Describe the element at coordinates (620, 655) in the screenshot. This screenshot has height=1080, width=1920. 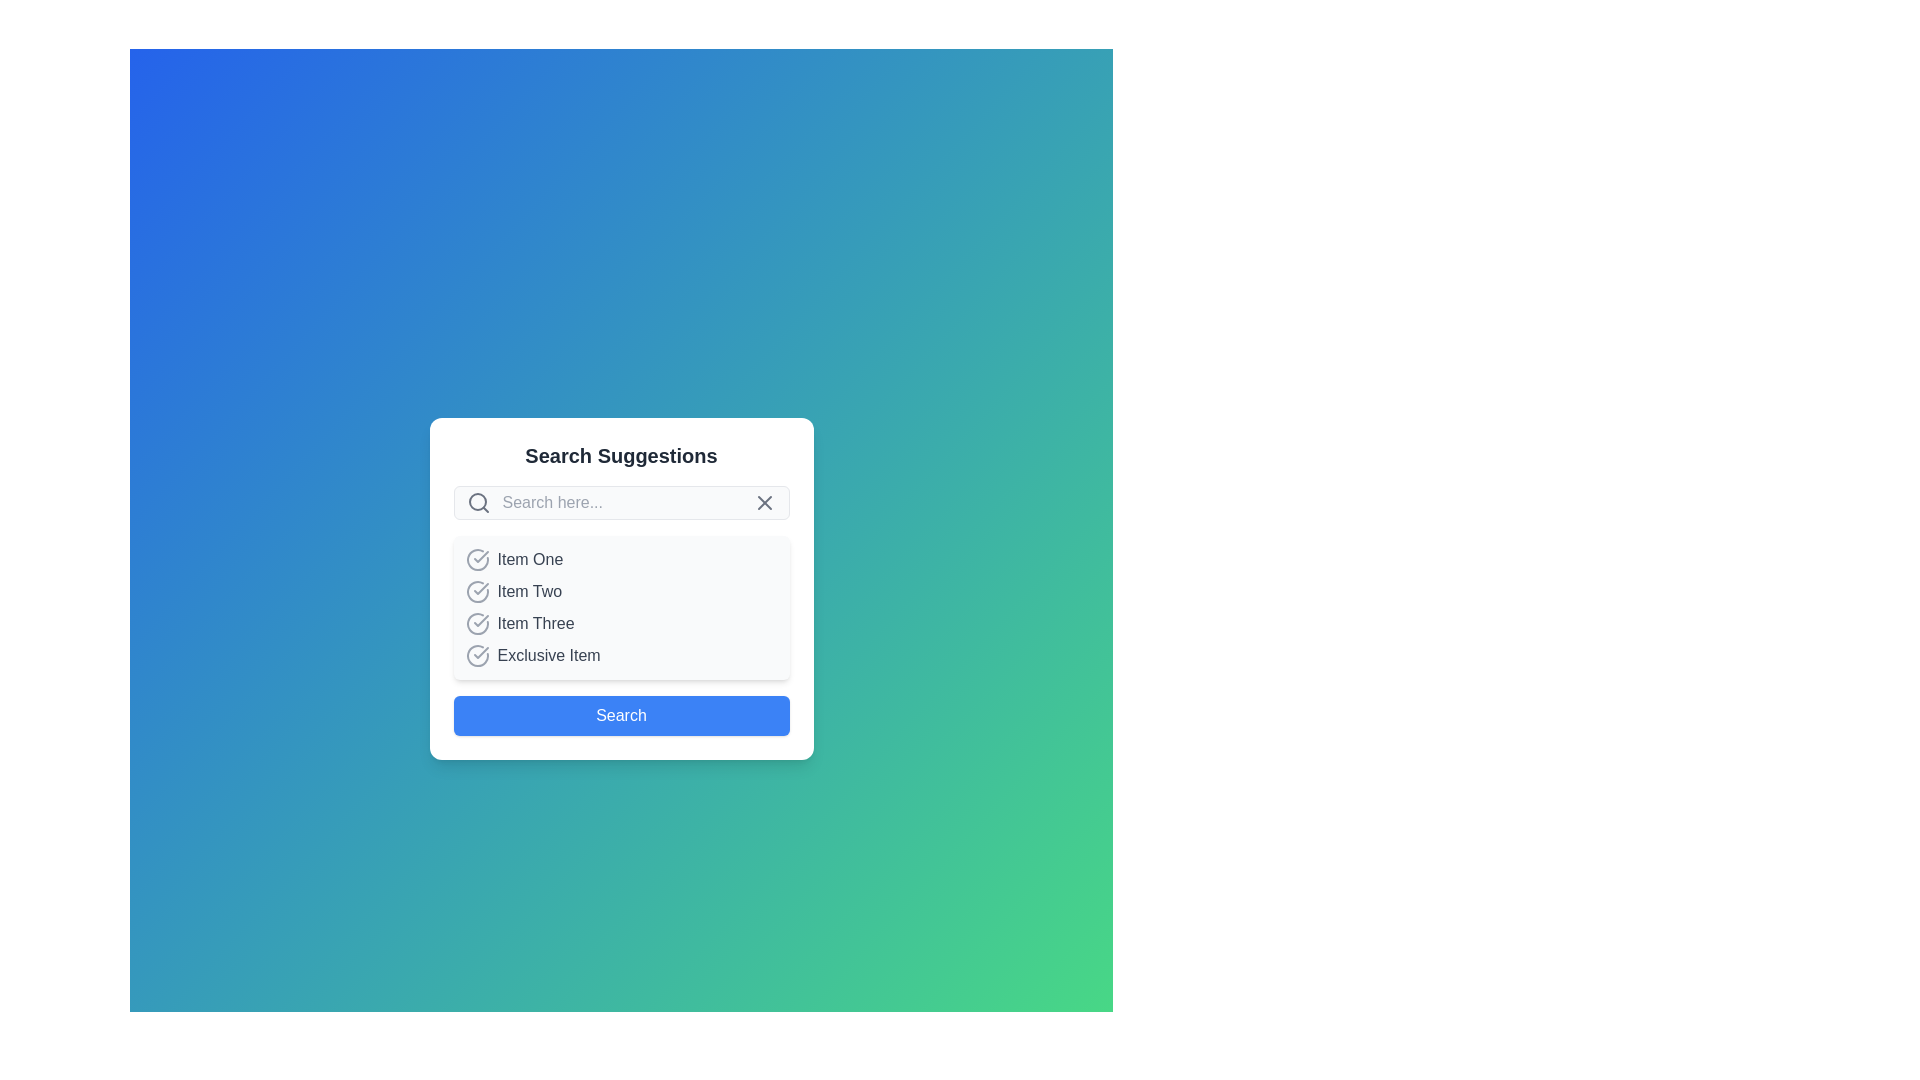
I see `fourth list item labeled 'Exclusive Item' with a circular check icon located in the 'Search Suggestions' overlay` at that location.